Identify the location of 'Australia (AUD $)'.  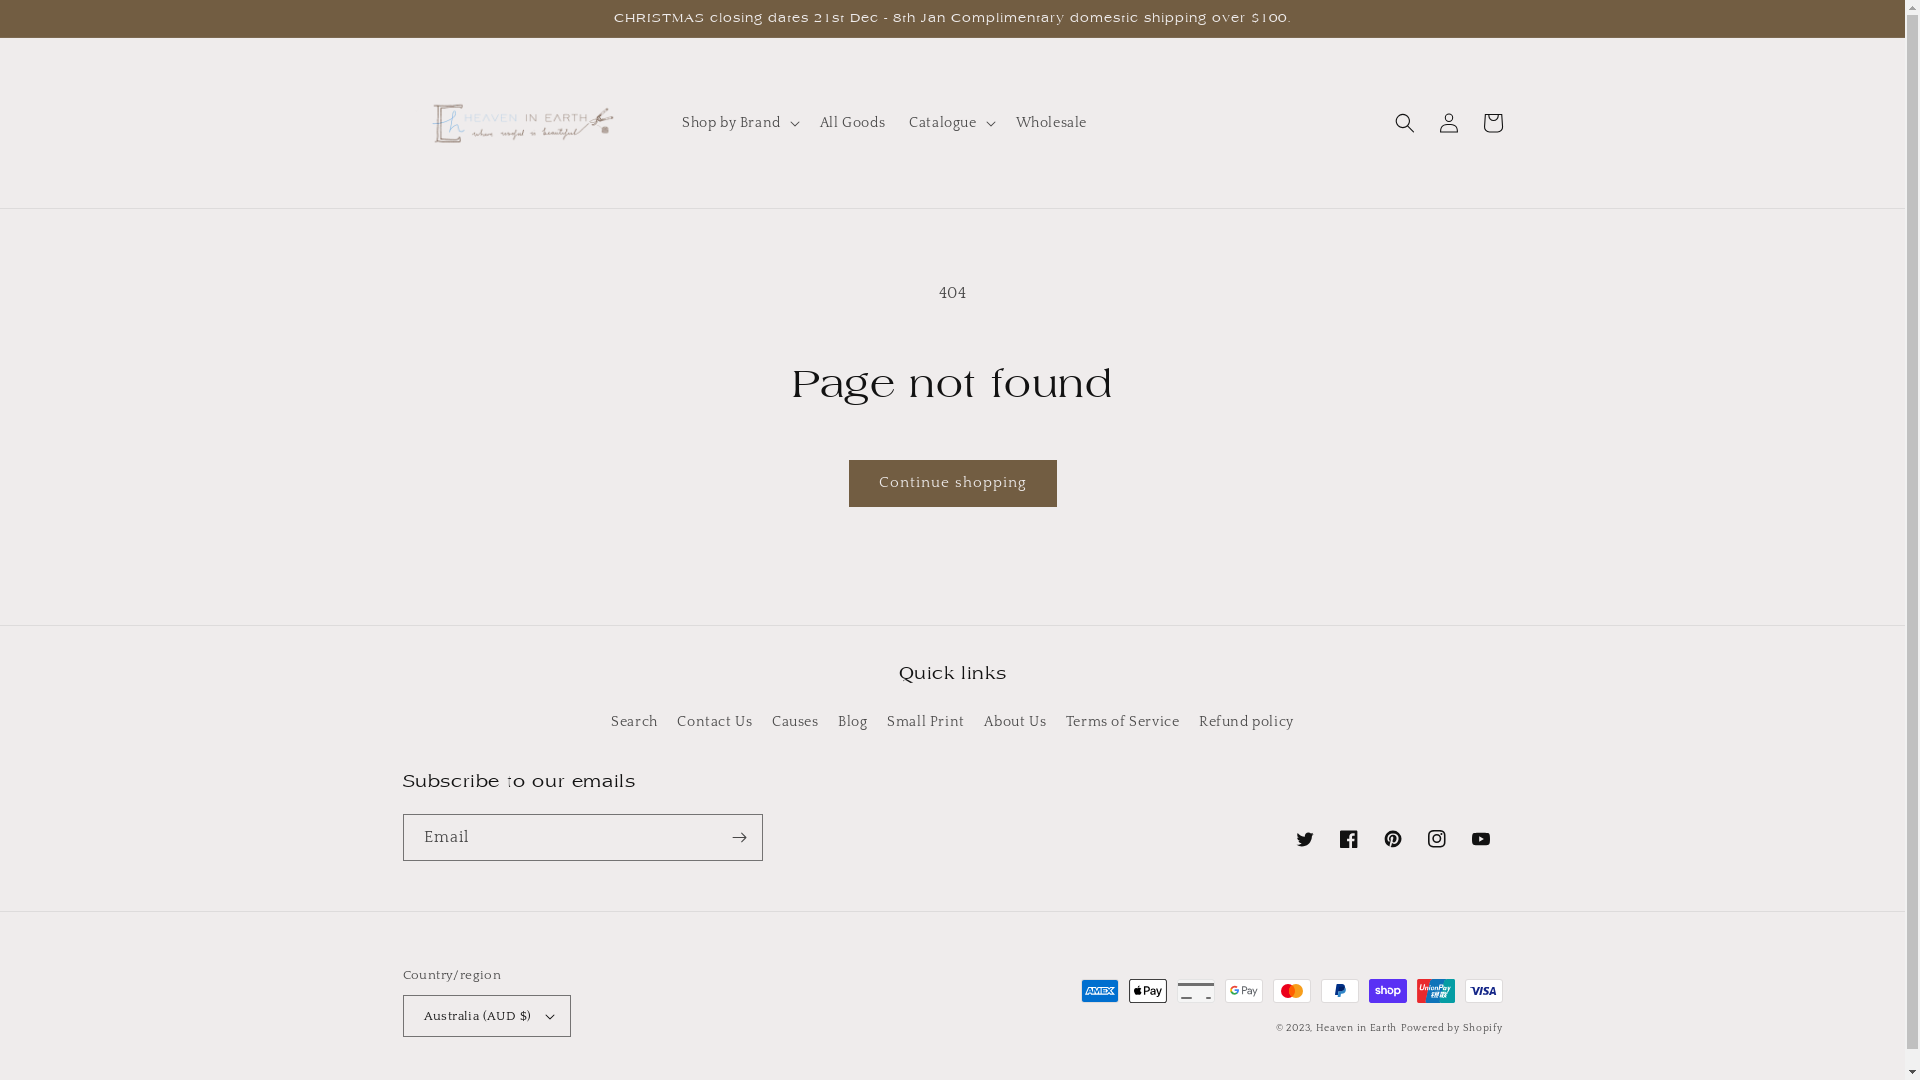
(401, 1015).